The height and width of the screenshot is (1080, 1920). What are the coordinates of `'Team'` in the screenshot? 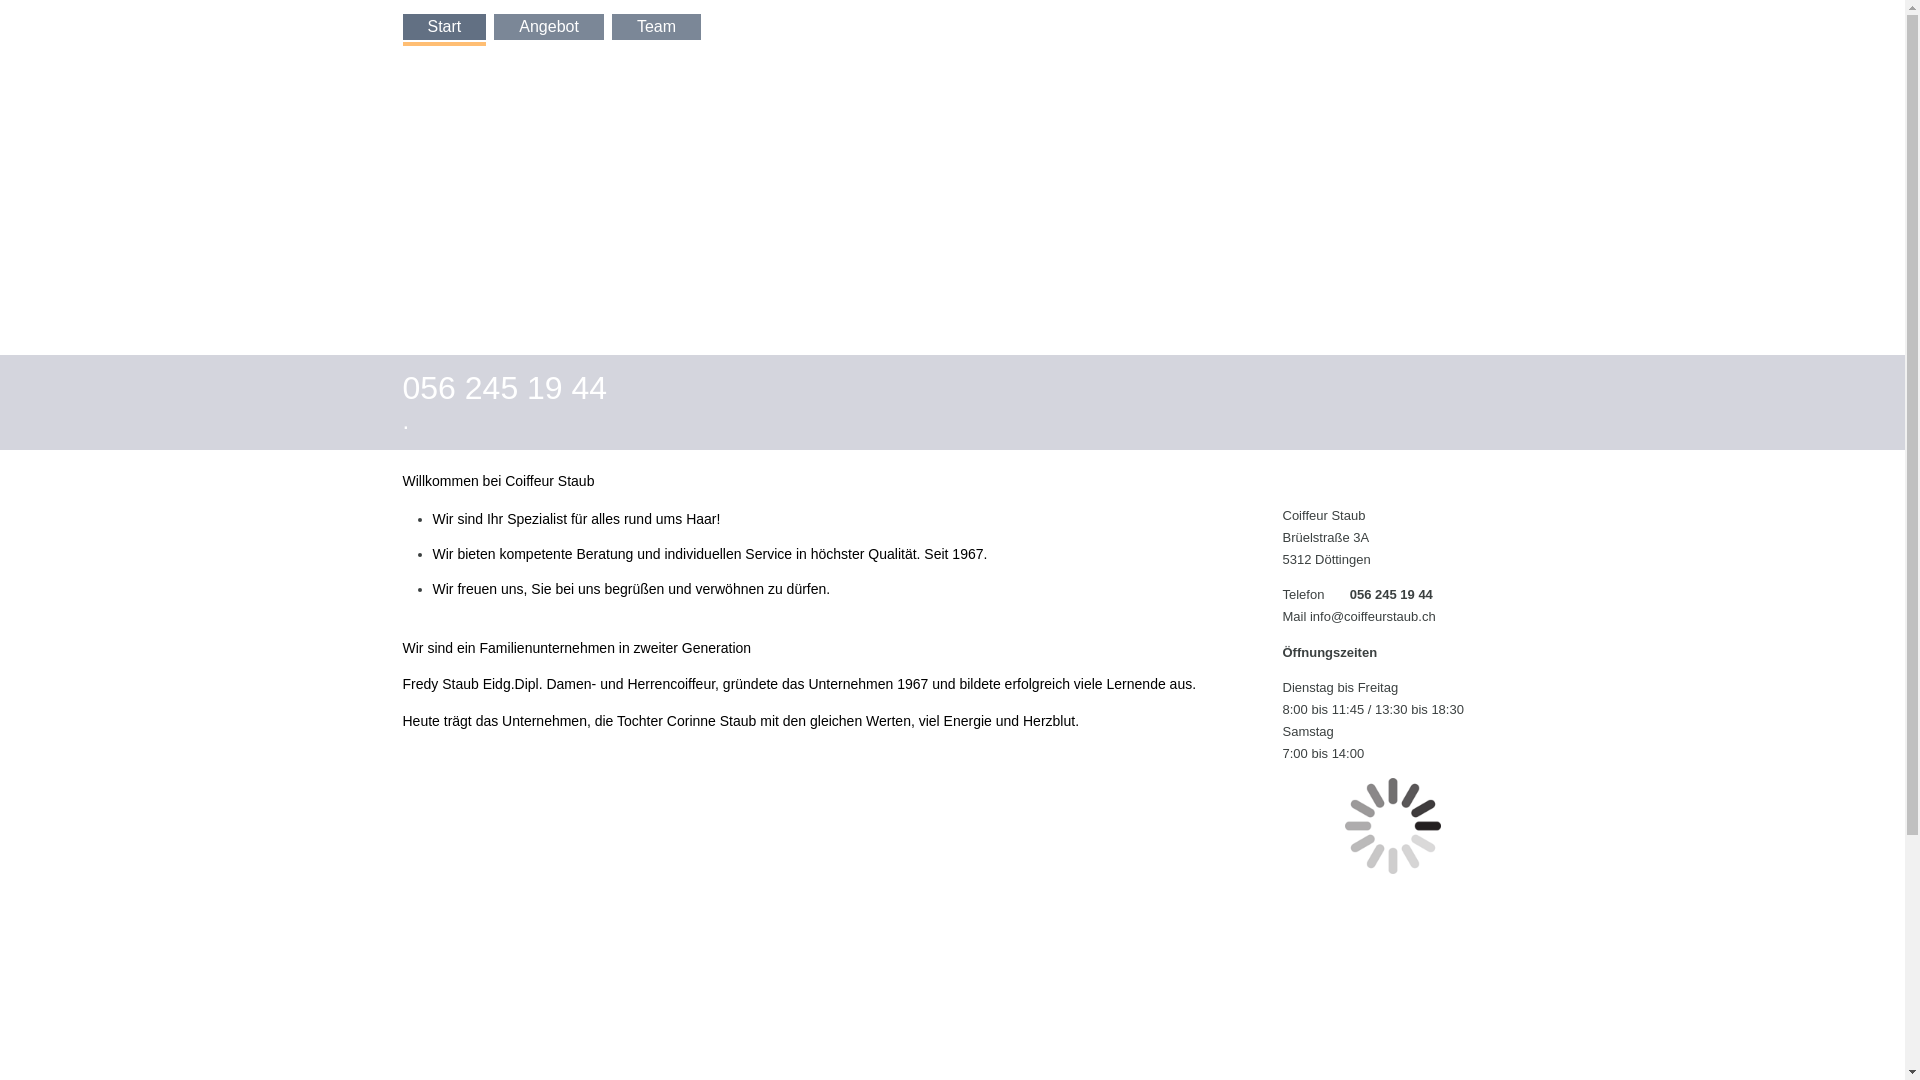 It's located at (656, 27).